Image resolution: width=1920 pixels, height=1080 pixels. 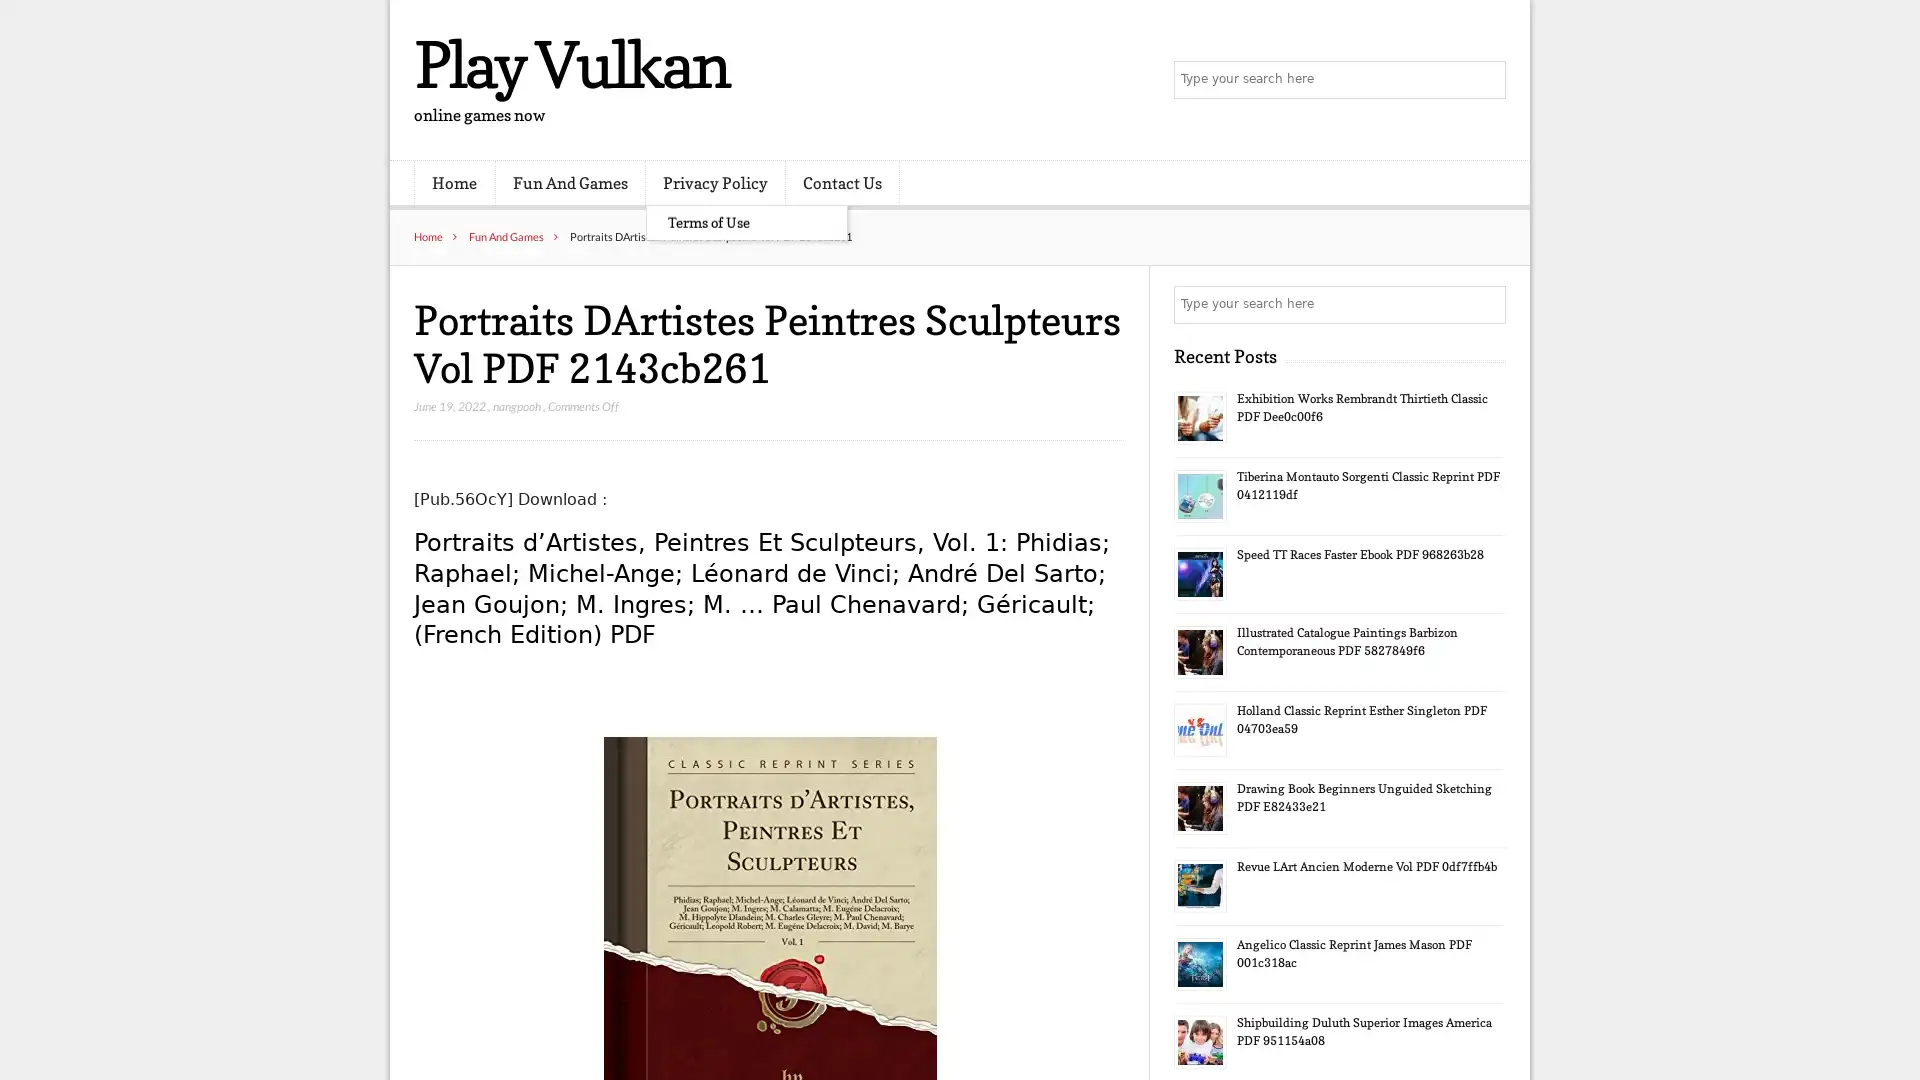 I want to click on Search, so click(x=1485, y=304).